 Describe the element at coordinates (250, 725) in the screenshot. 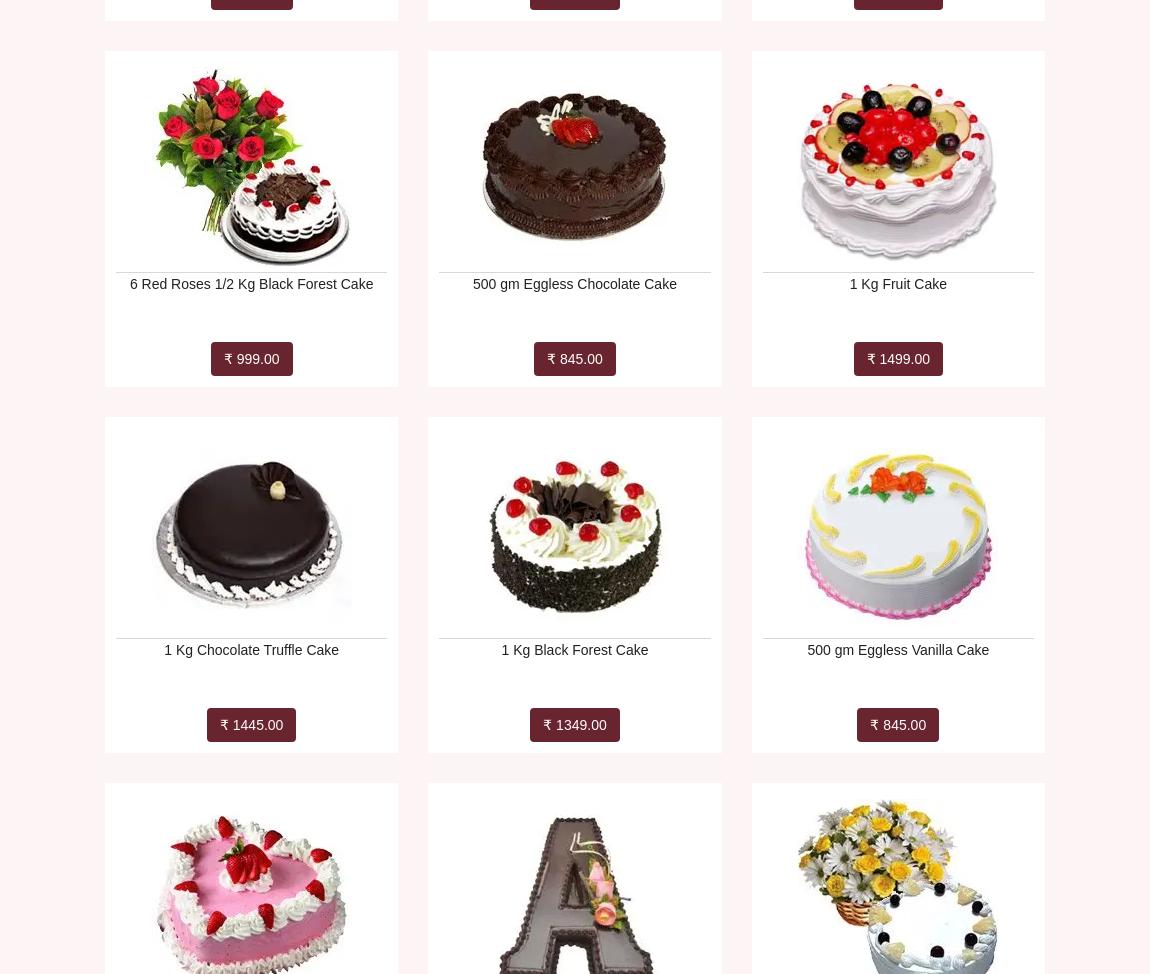

I see `'₹ 1445.00'` at that location.